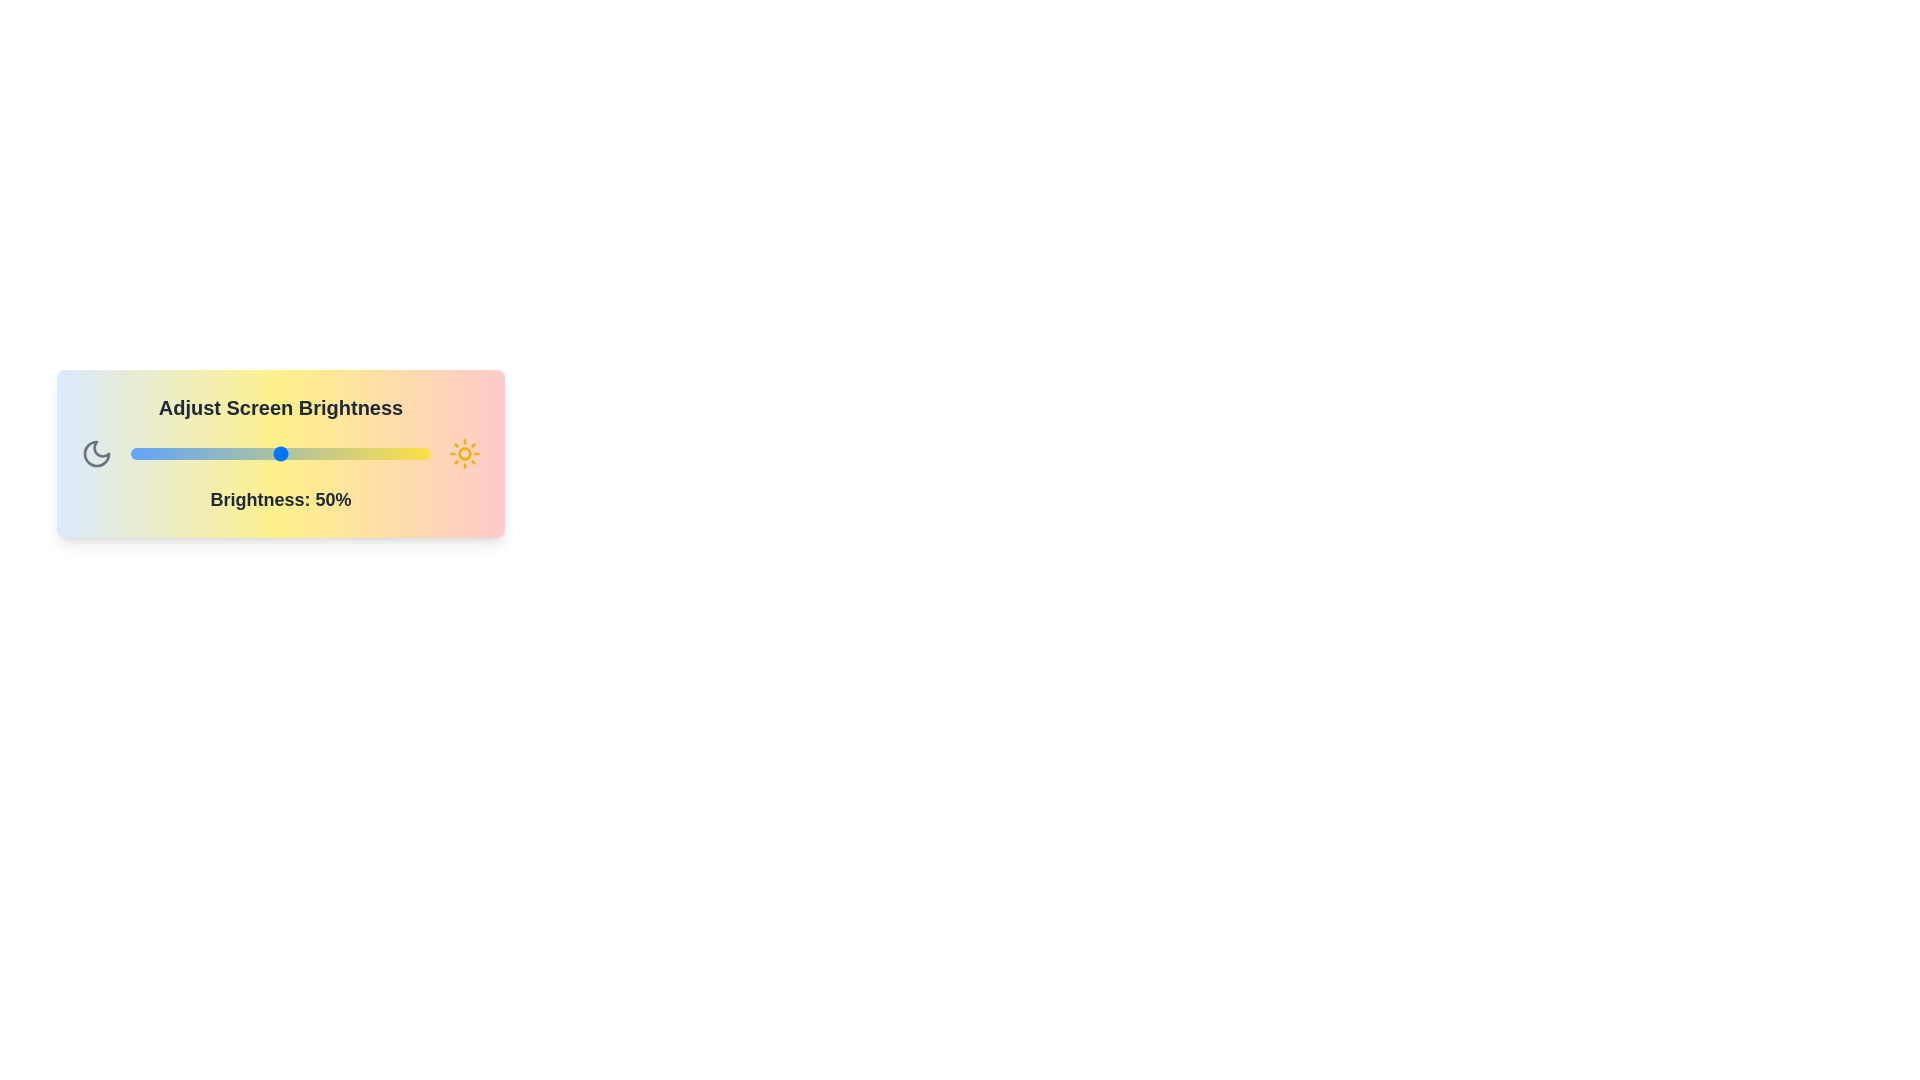  What do you see at coordinates (267, 454) in the screenshot?
I see `the brightness slider to set the brightness to 46%` at bounding box center [267, 454].